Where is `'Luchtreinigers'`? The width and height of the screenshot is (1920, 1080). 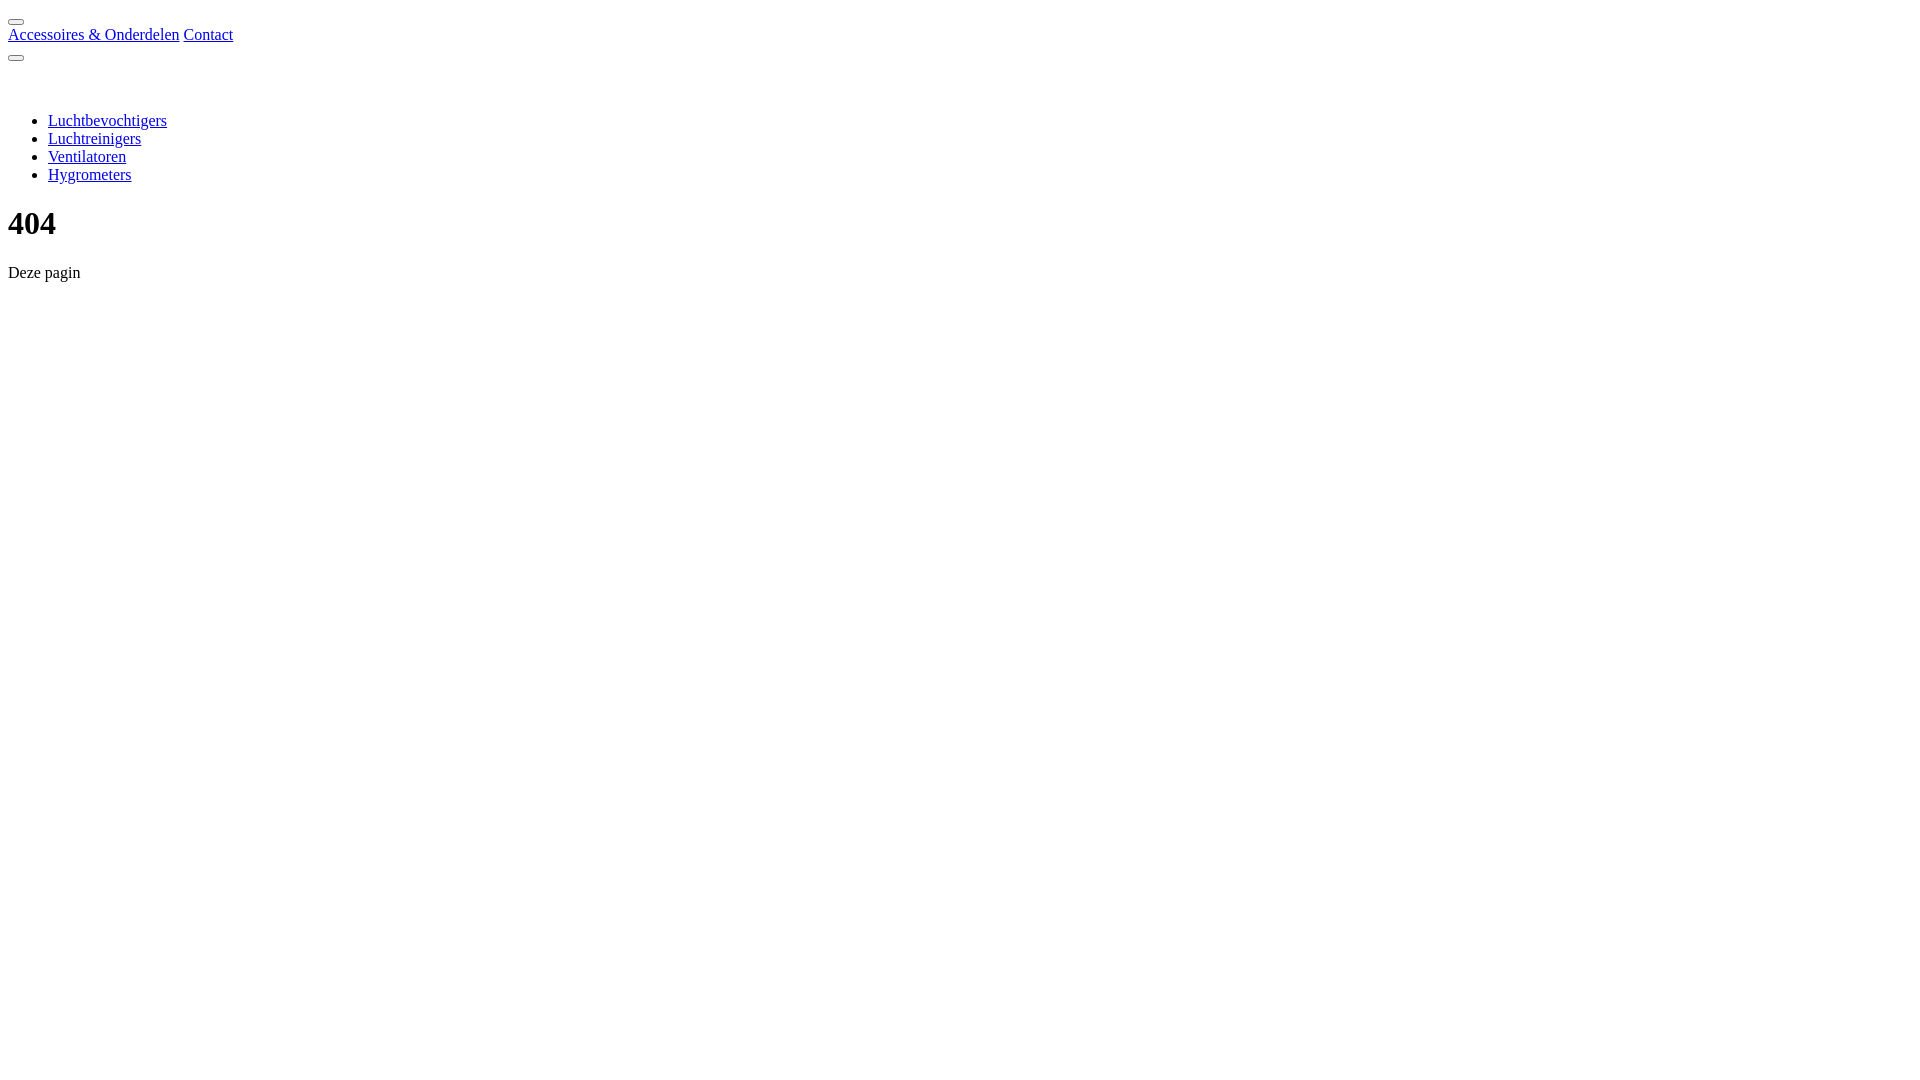 'Luchtreinigers' is located at coordinates (48, 137).